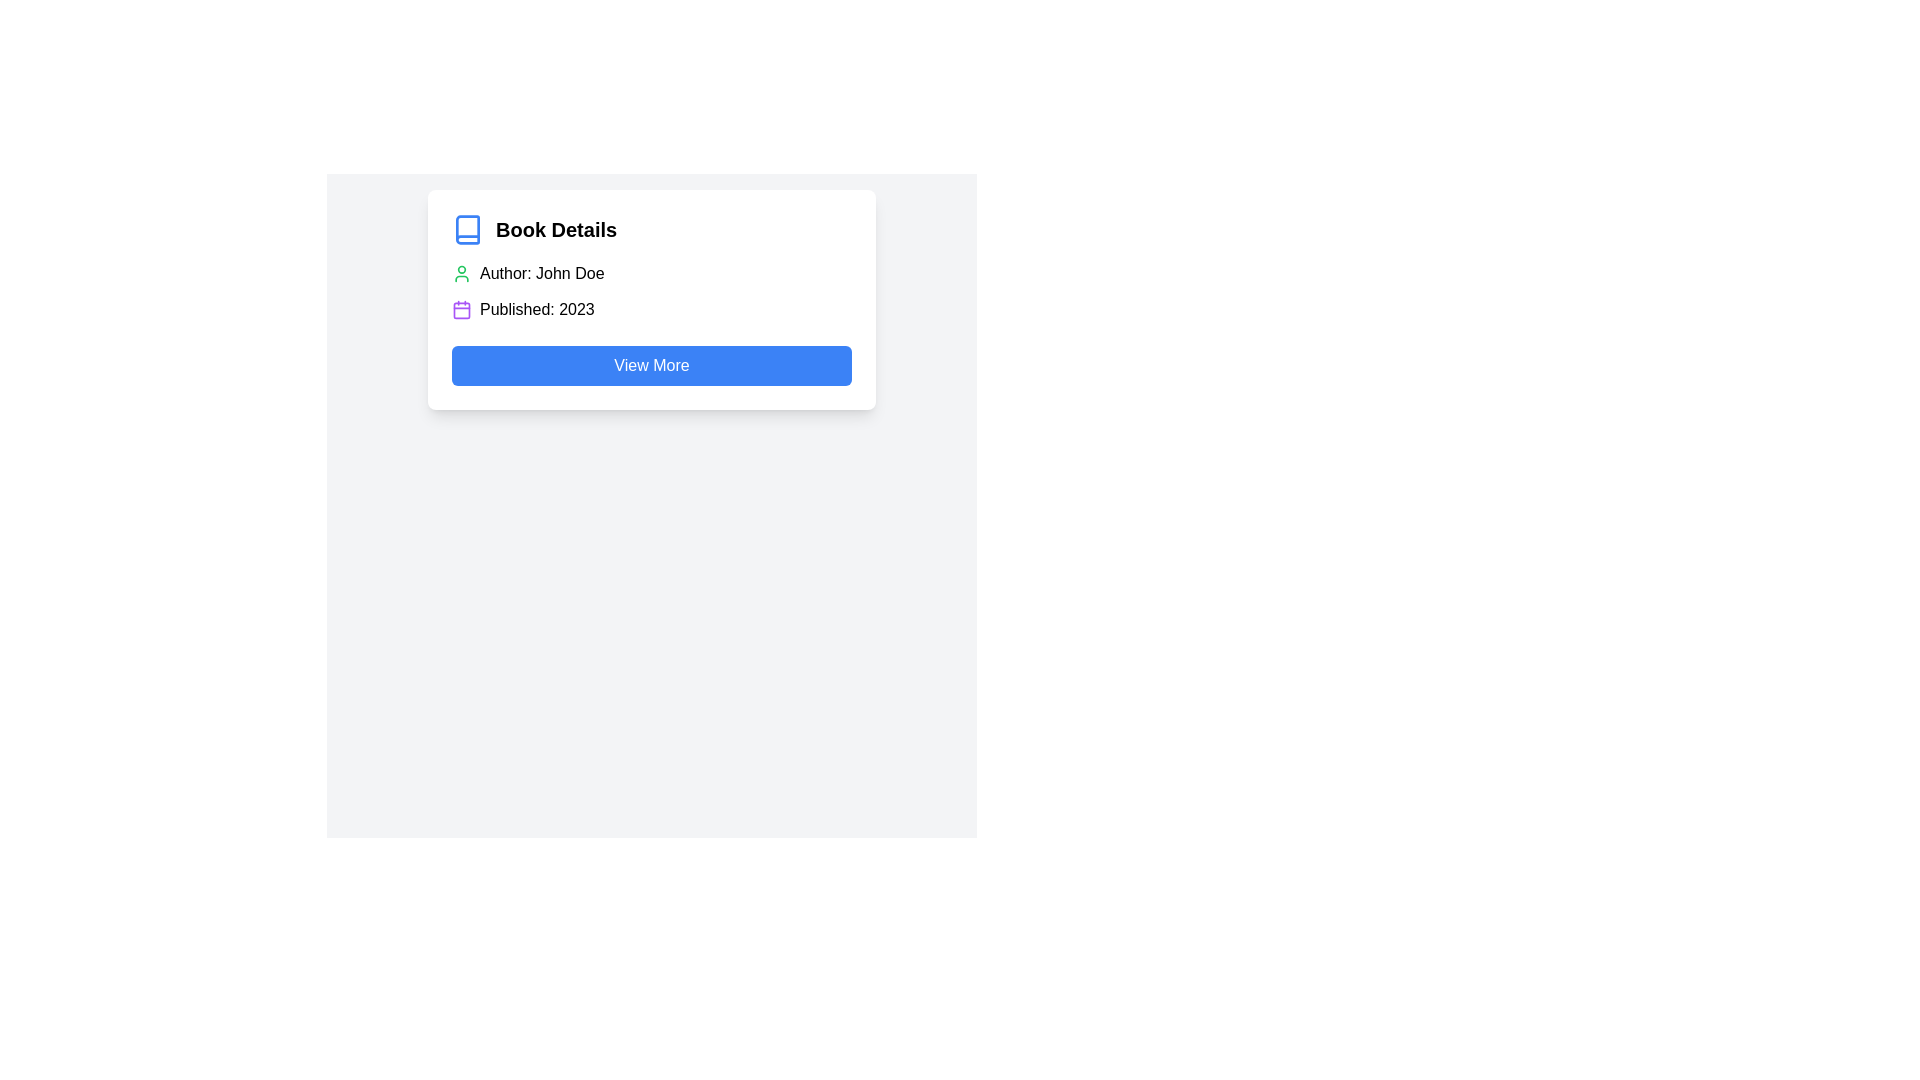 The image size is (1920, 1080). What do you see at coordinates (466, 229) in the screenshot?
I see `the SVG icon representing the 'Book' concept, located in the top left portion of the card for the 'Book Details' section` at bounding box center [466, 229].